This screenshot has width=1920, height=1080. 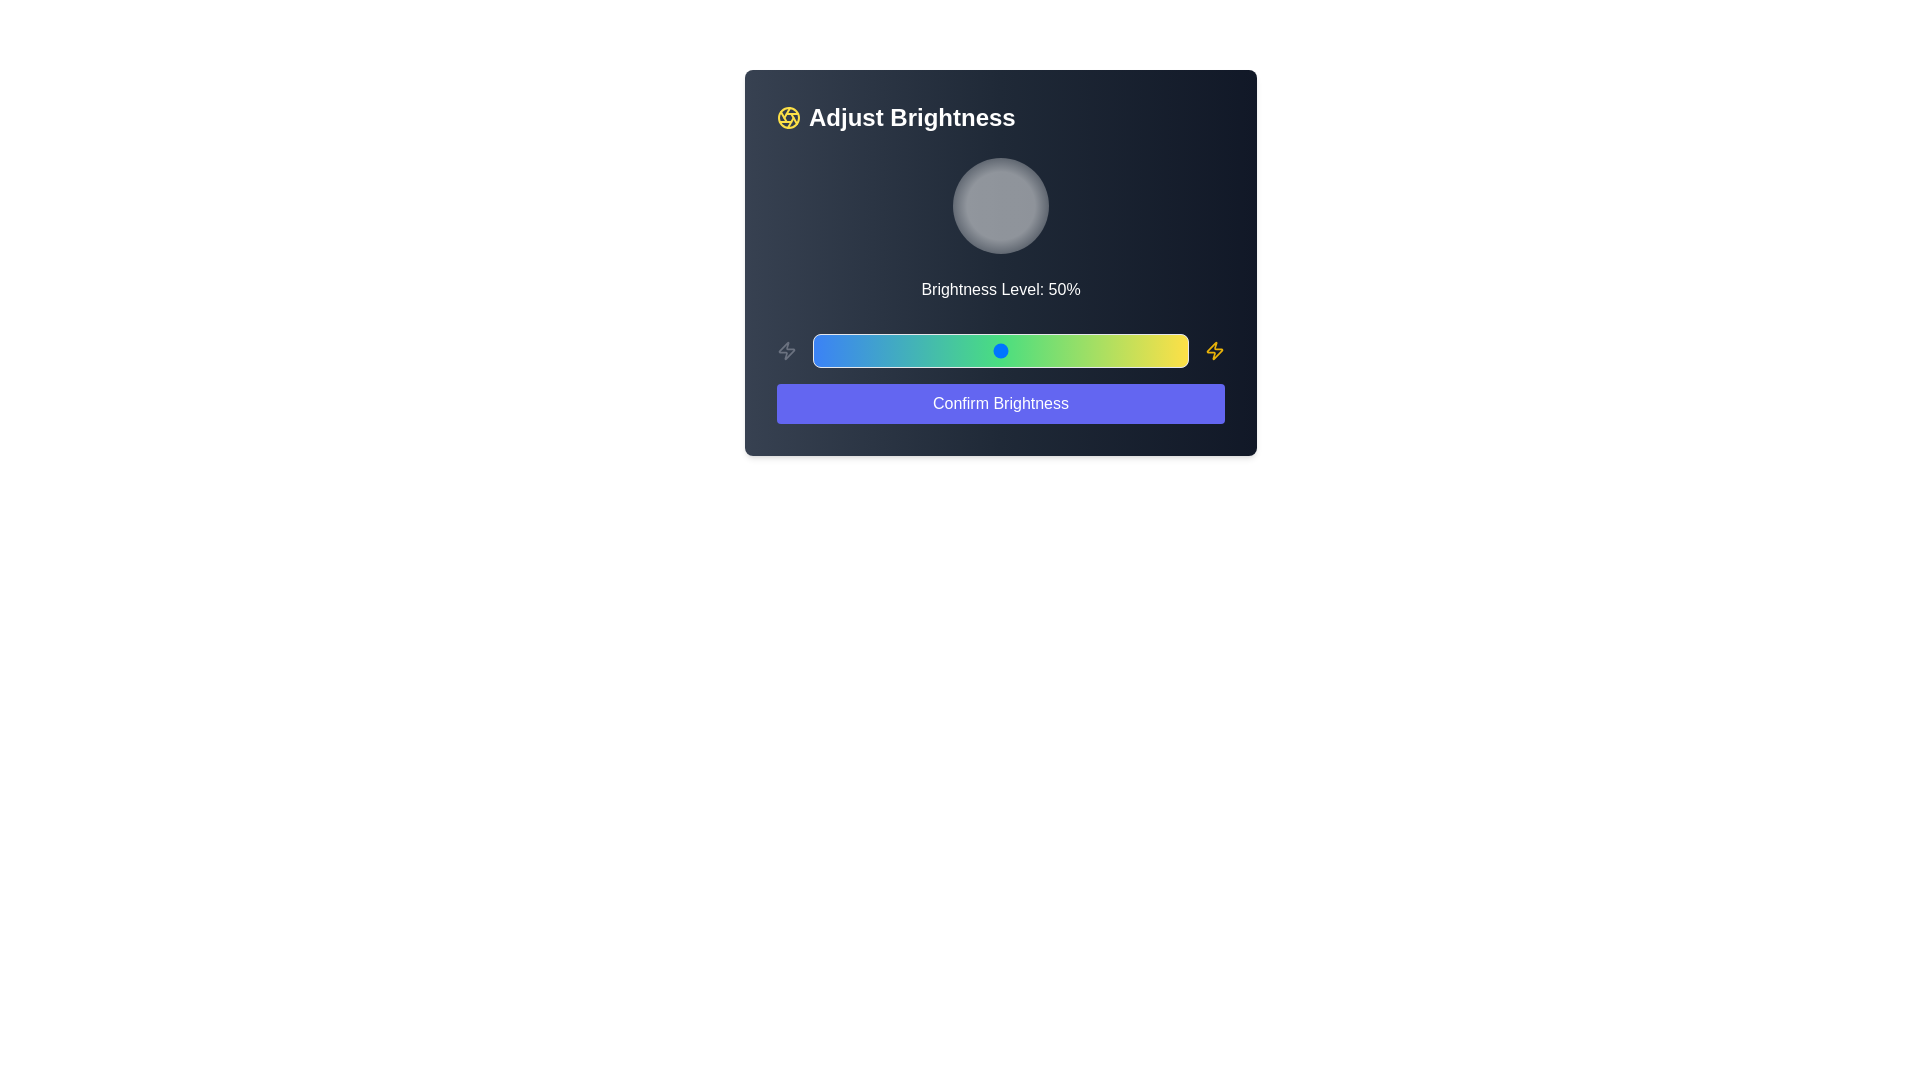 I want to click on the brightness slider to 95%, so click(x=1170, y=350).